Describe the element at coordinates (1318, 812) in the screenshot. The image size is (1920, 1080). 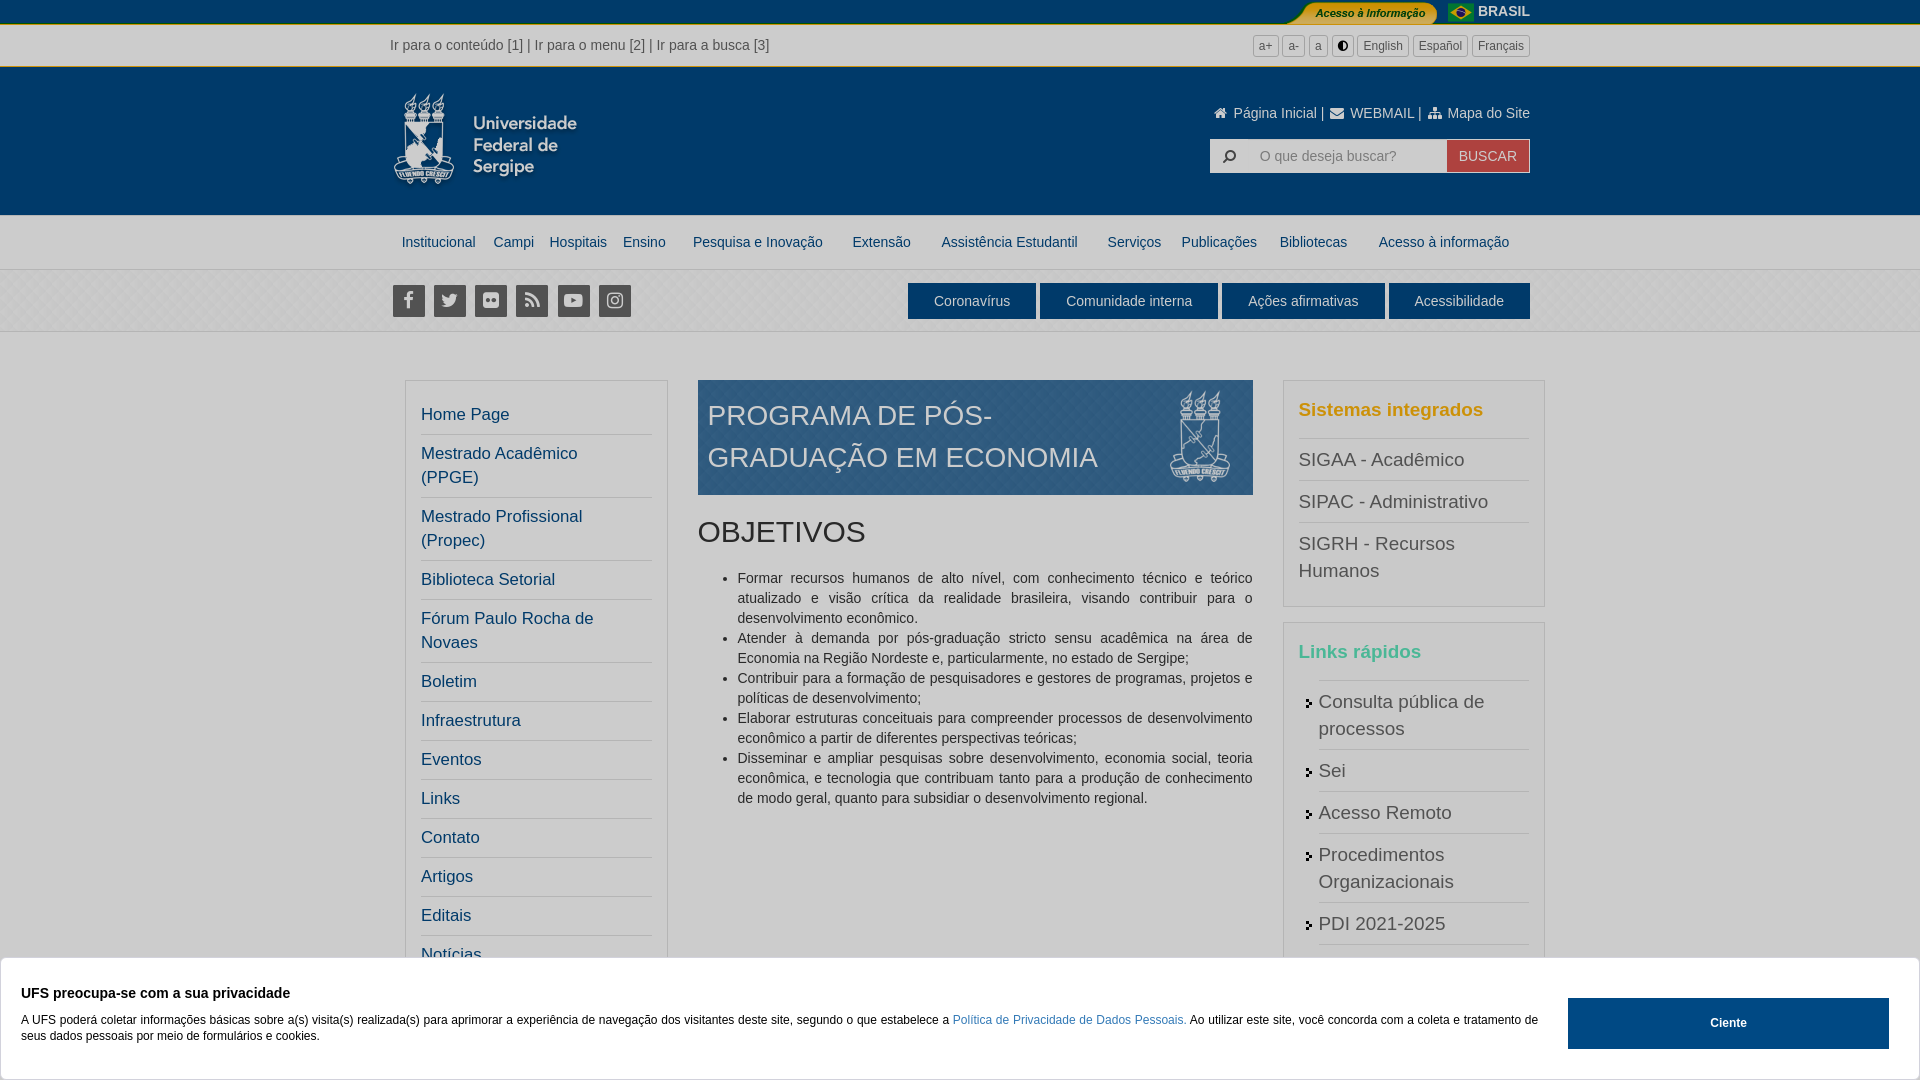
I see `'Acesso Remoto'` at that location.